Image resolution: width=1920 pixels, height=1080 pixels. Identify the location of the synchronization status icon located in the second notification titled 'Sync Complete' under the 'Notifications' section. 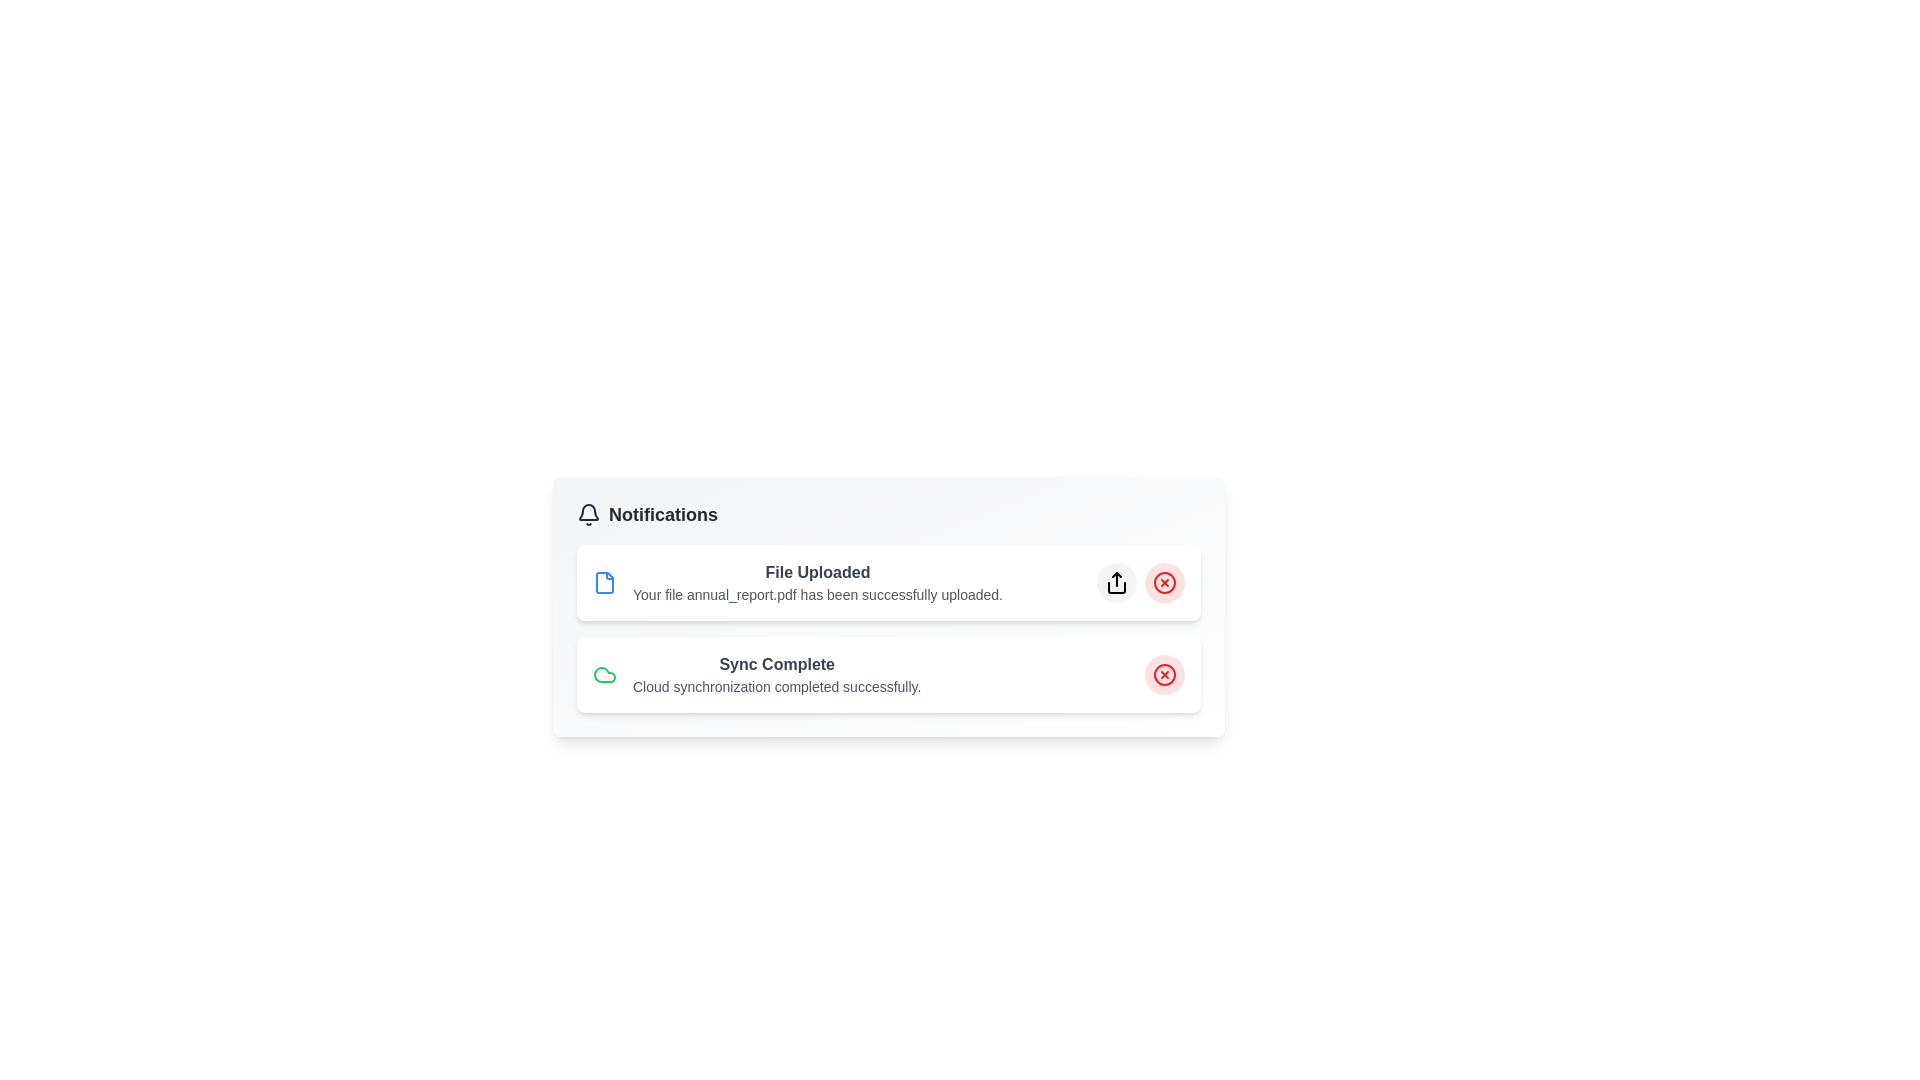
(603, 675).